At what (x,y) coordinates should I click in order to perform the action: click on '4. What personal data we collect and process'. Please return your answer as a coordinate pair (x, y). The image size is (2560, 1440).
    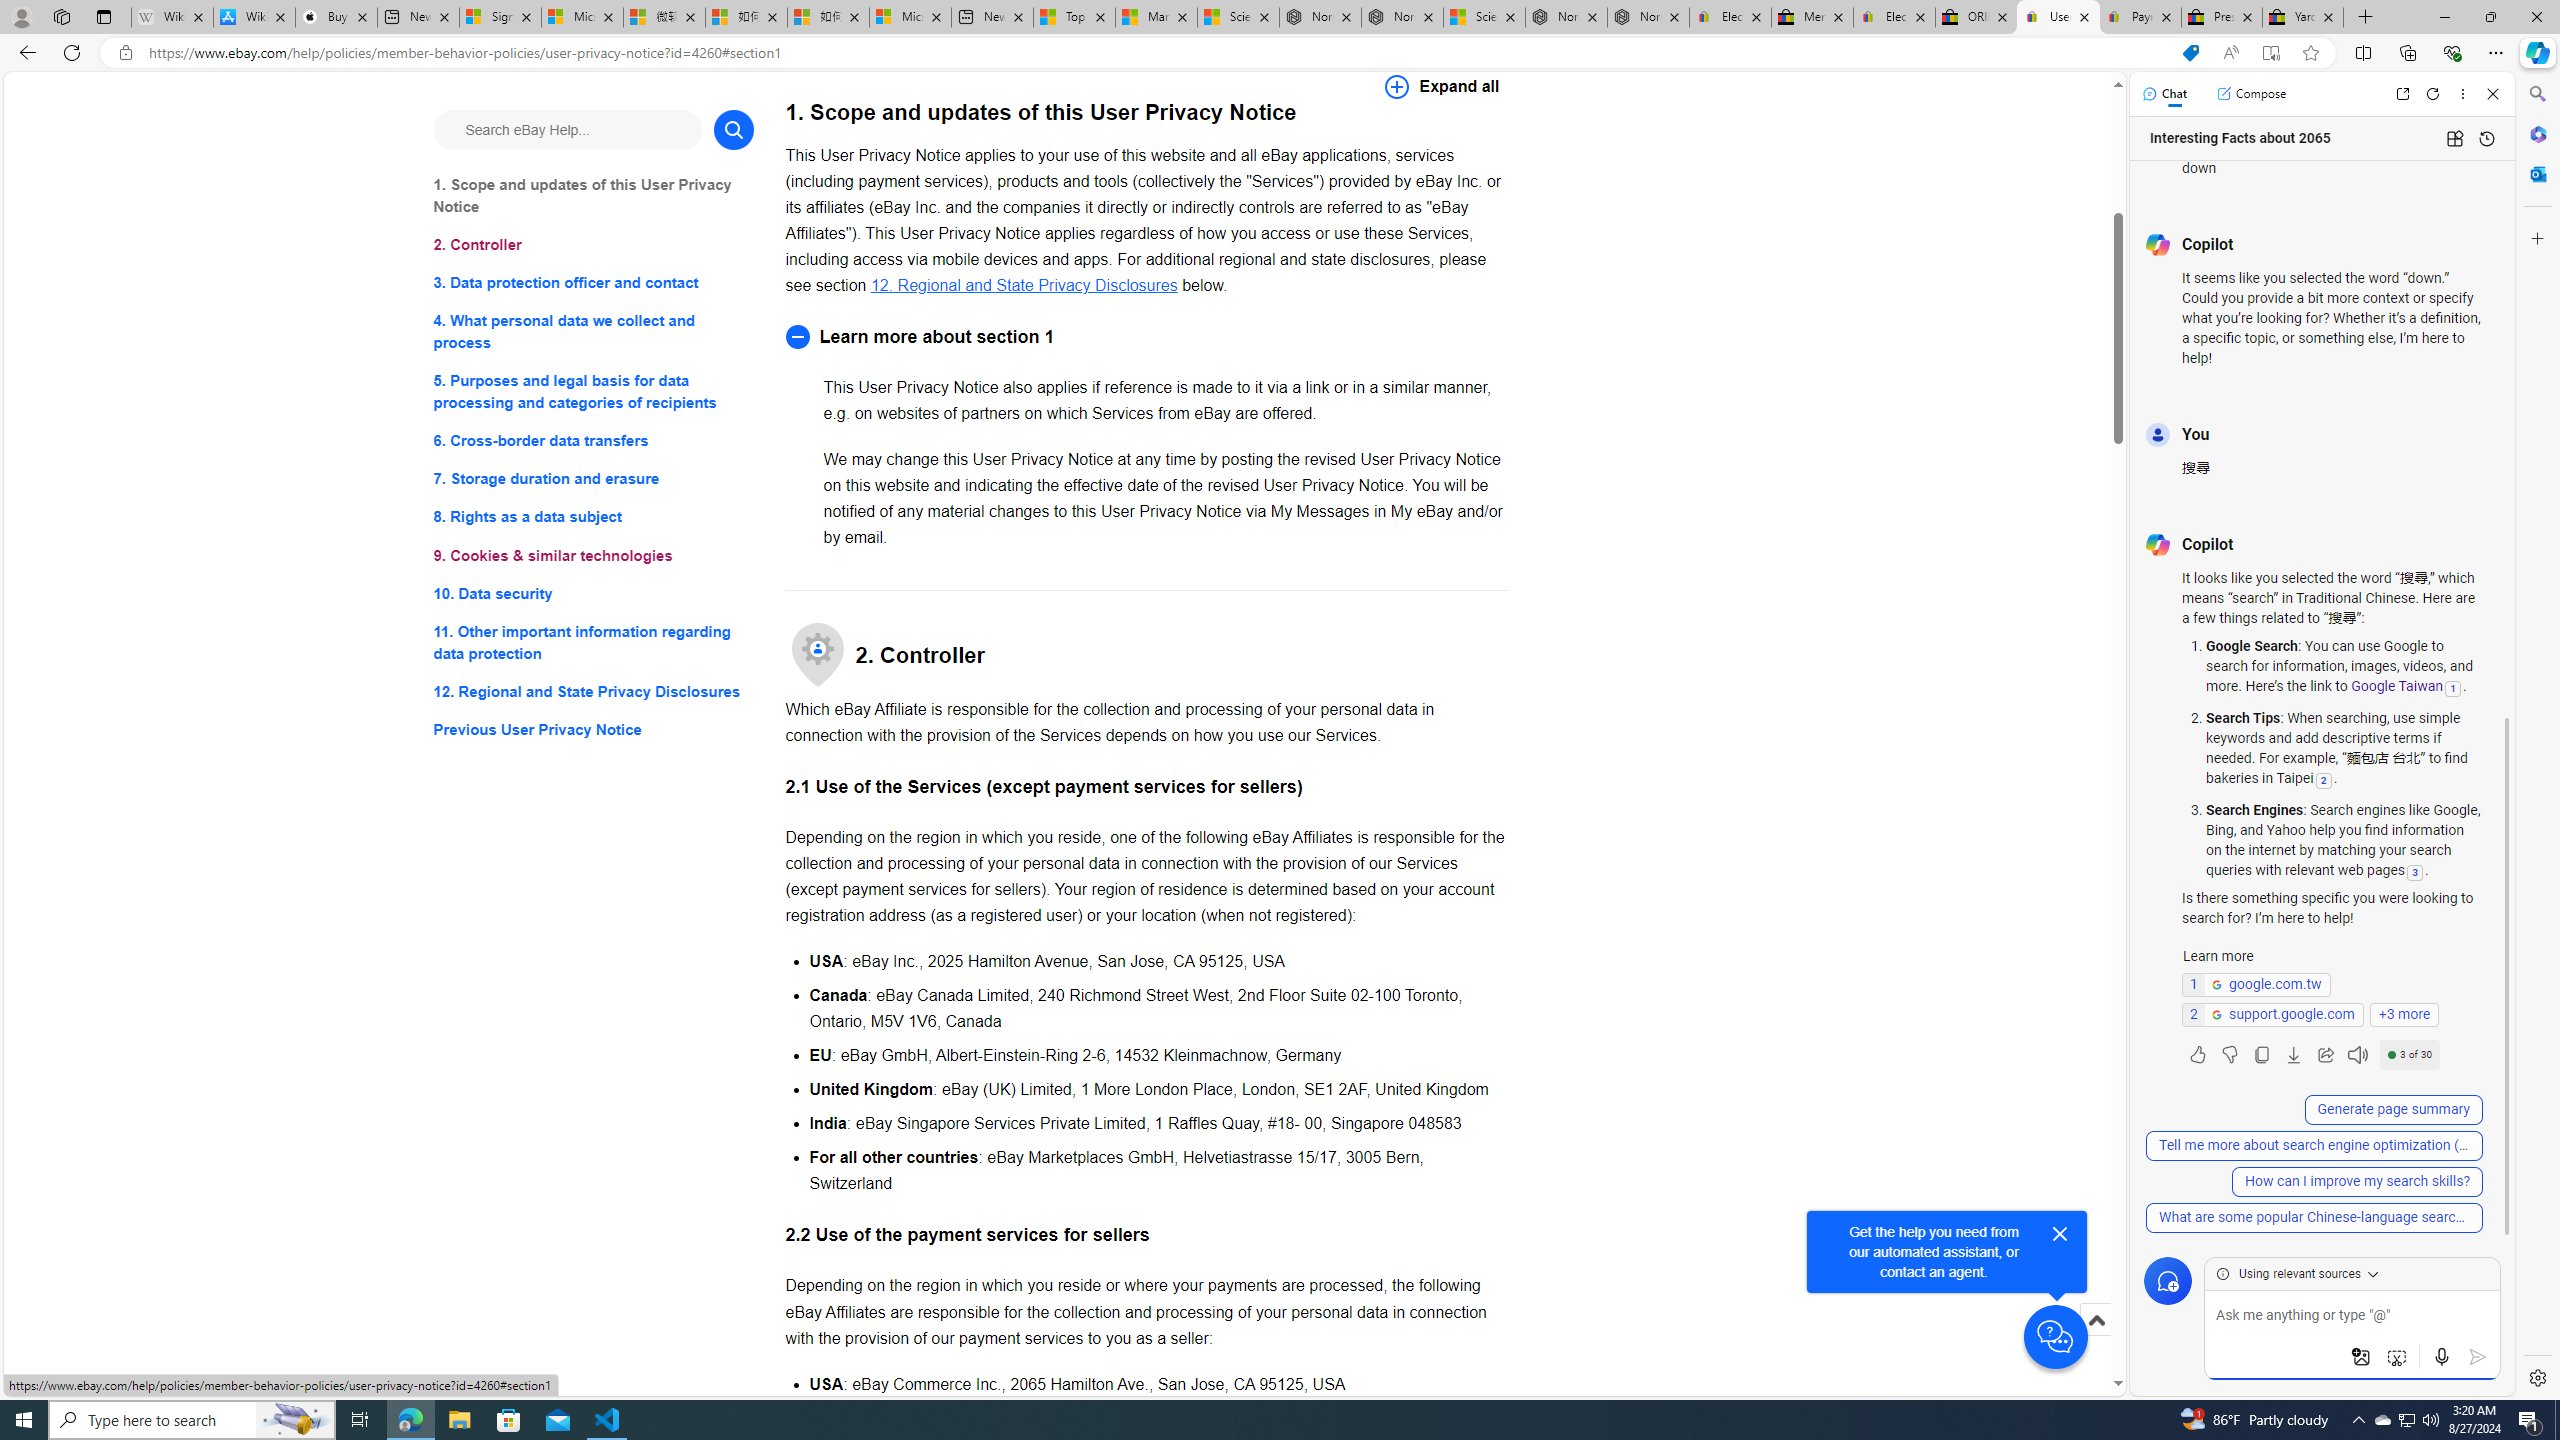
    Looking at the image, I should click on (592, 332).